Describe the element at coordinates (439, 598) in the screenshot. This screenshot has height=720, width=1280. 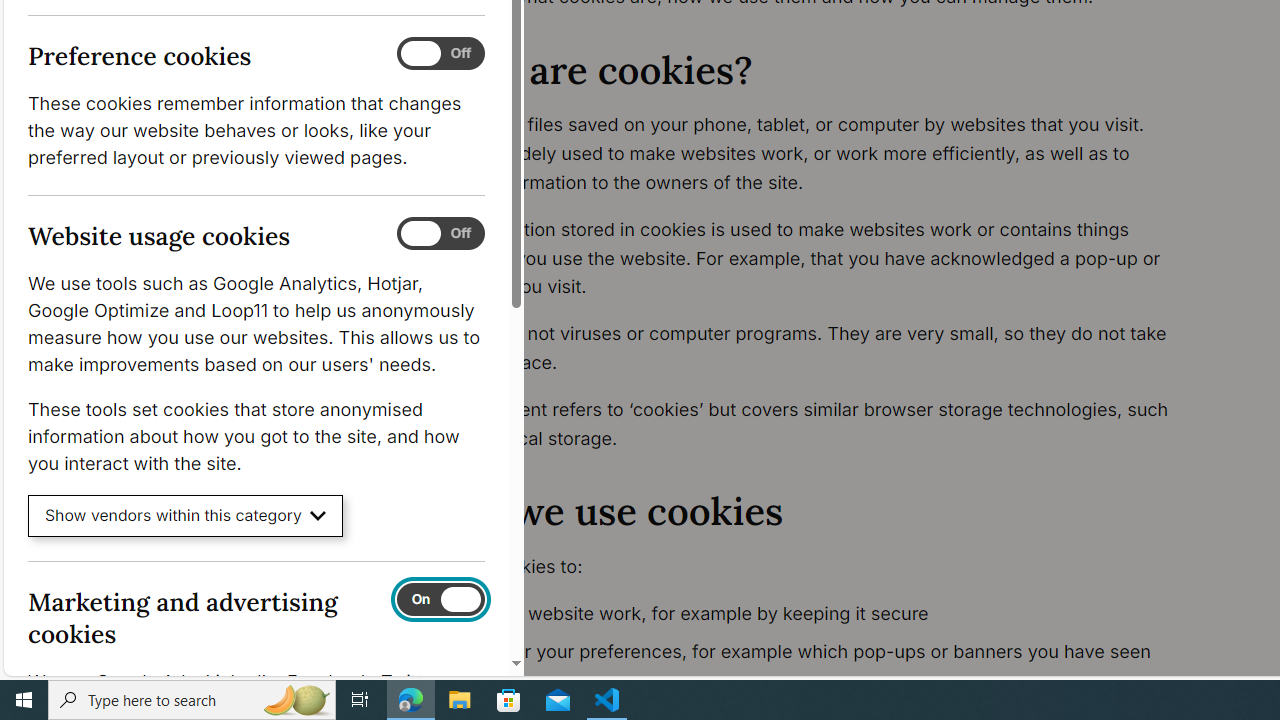
I see `'Marketing and advertising cookies'` at that location.